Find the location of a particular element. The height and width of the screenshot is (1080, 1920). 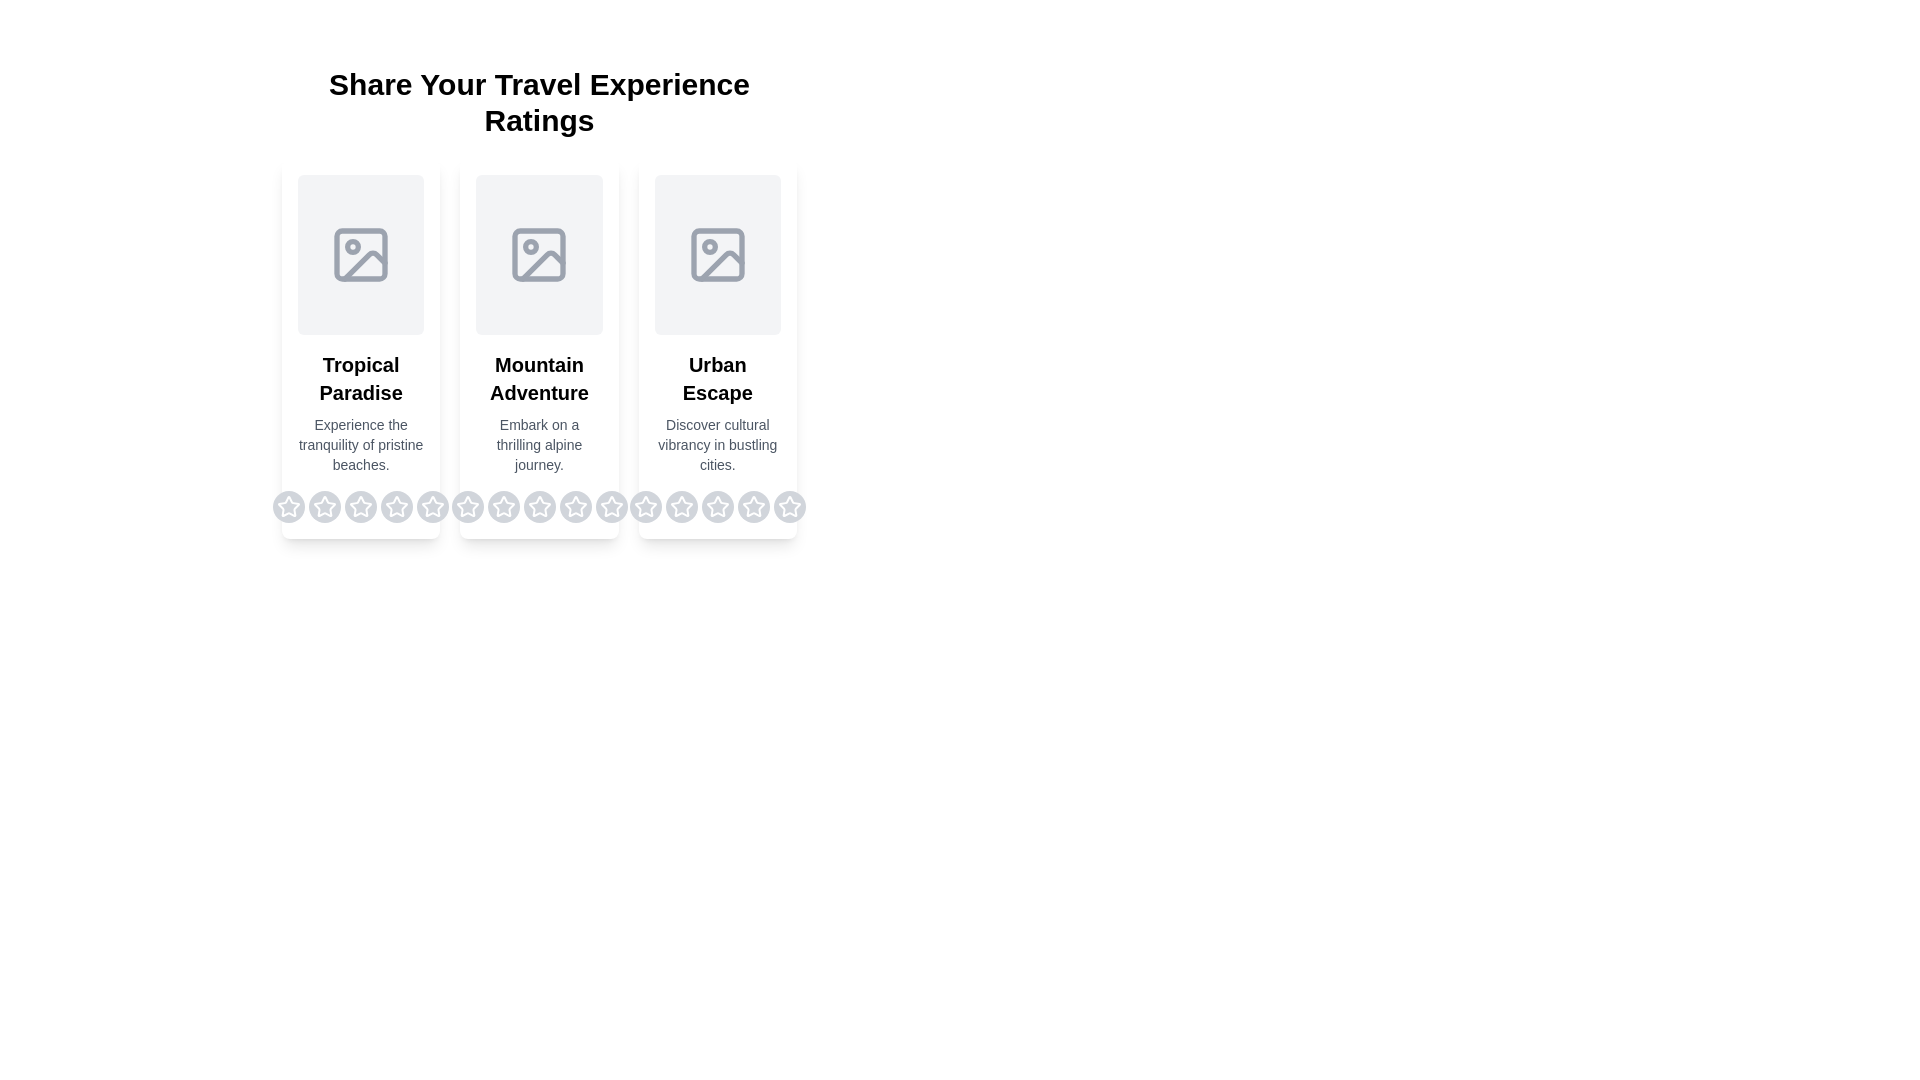

the placeholder image for the destination Urban Escape is located at coordinates (716, 253).